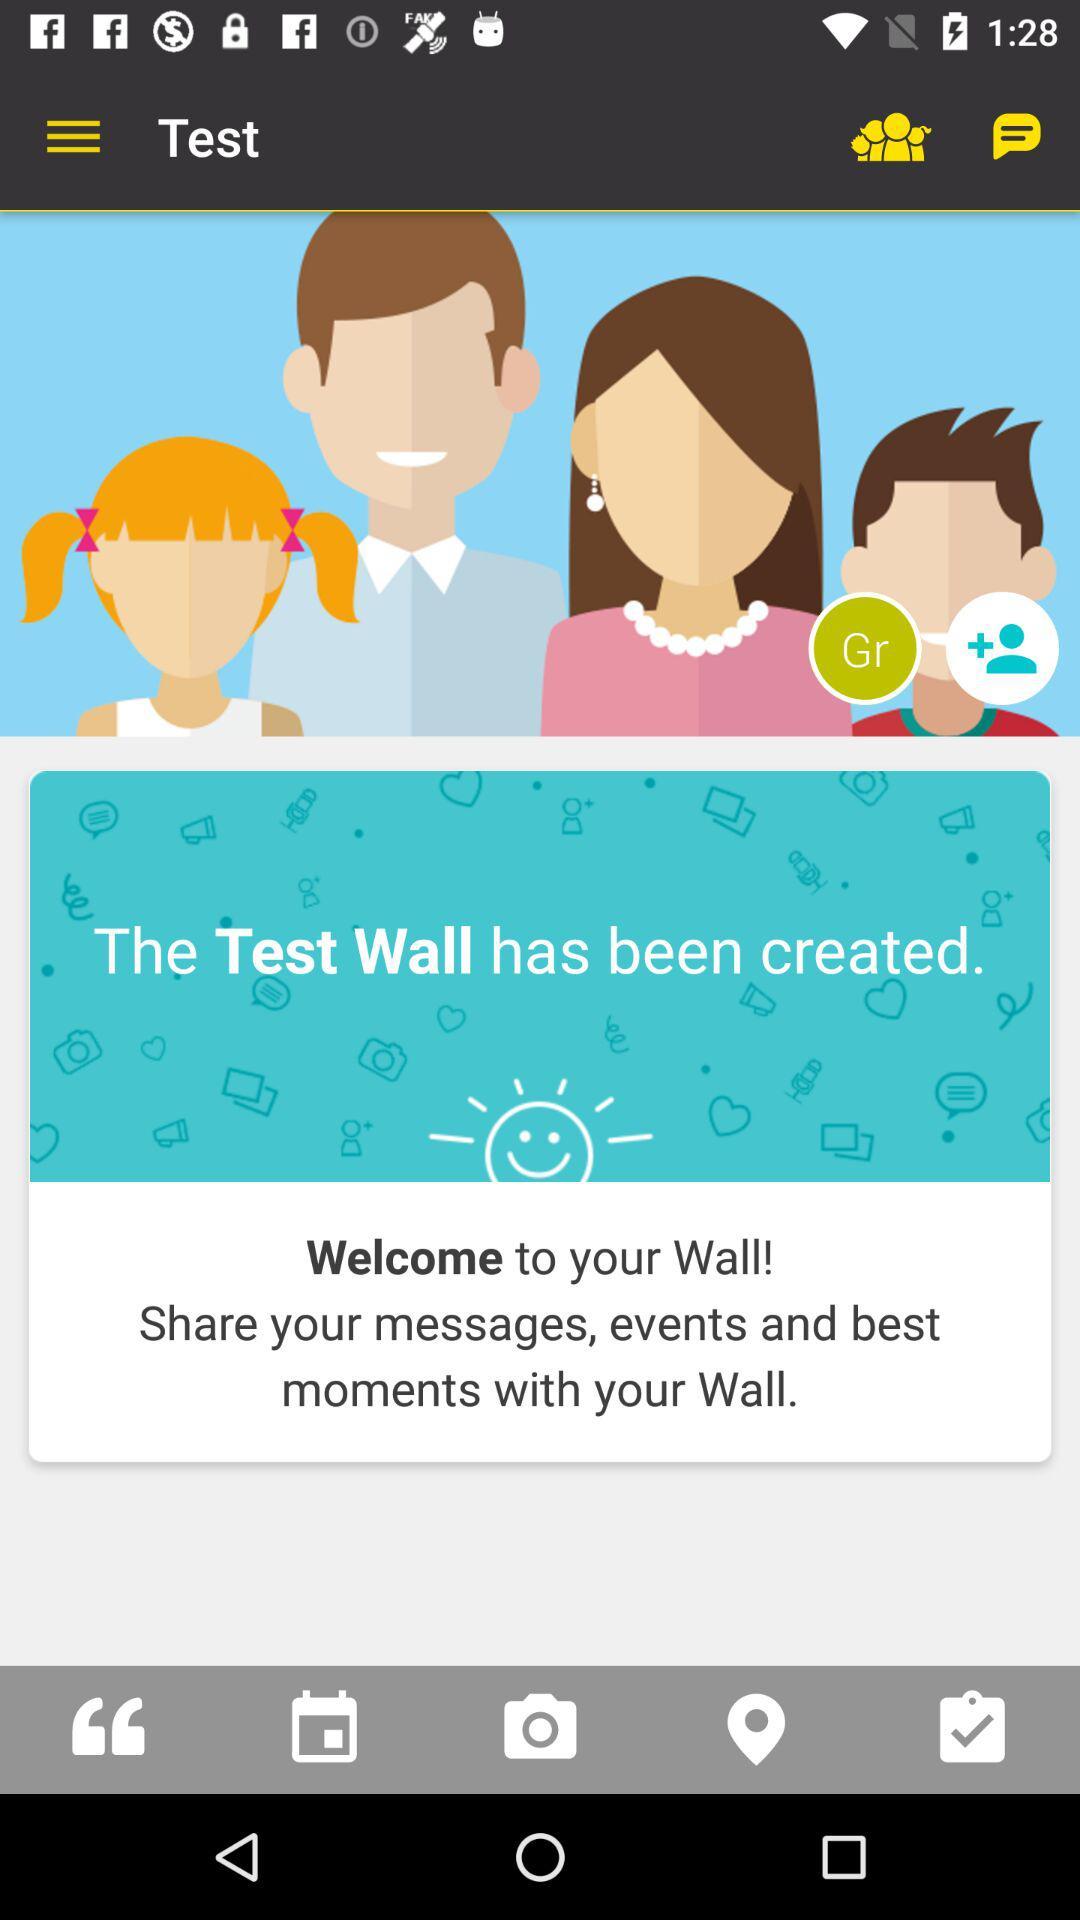 The width and height of the screenshot is (1080, 1920). What do you see at coordinates (540, 1728) in the screenshot?
I see `camera` at bounding box center [540, 1728].